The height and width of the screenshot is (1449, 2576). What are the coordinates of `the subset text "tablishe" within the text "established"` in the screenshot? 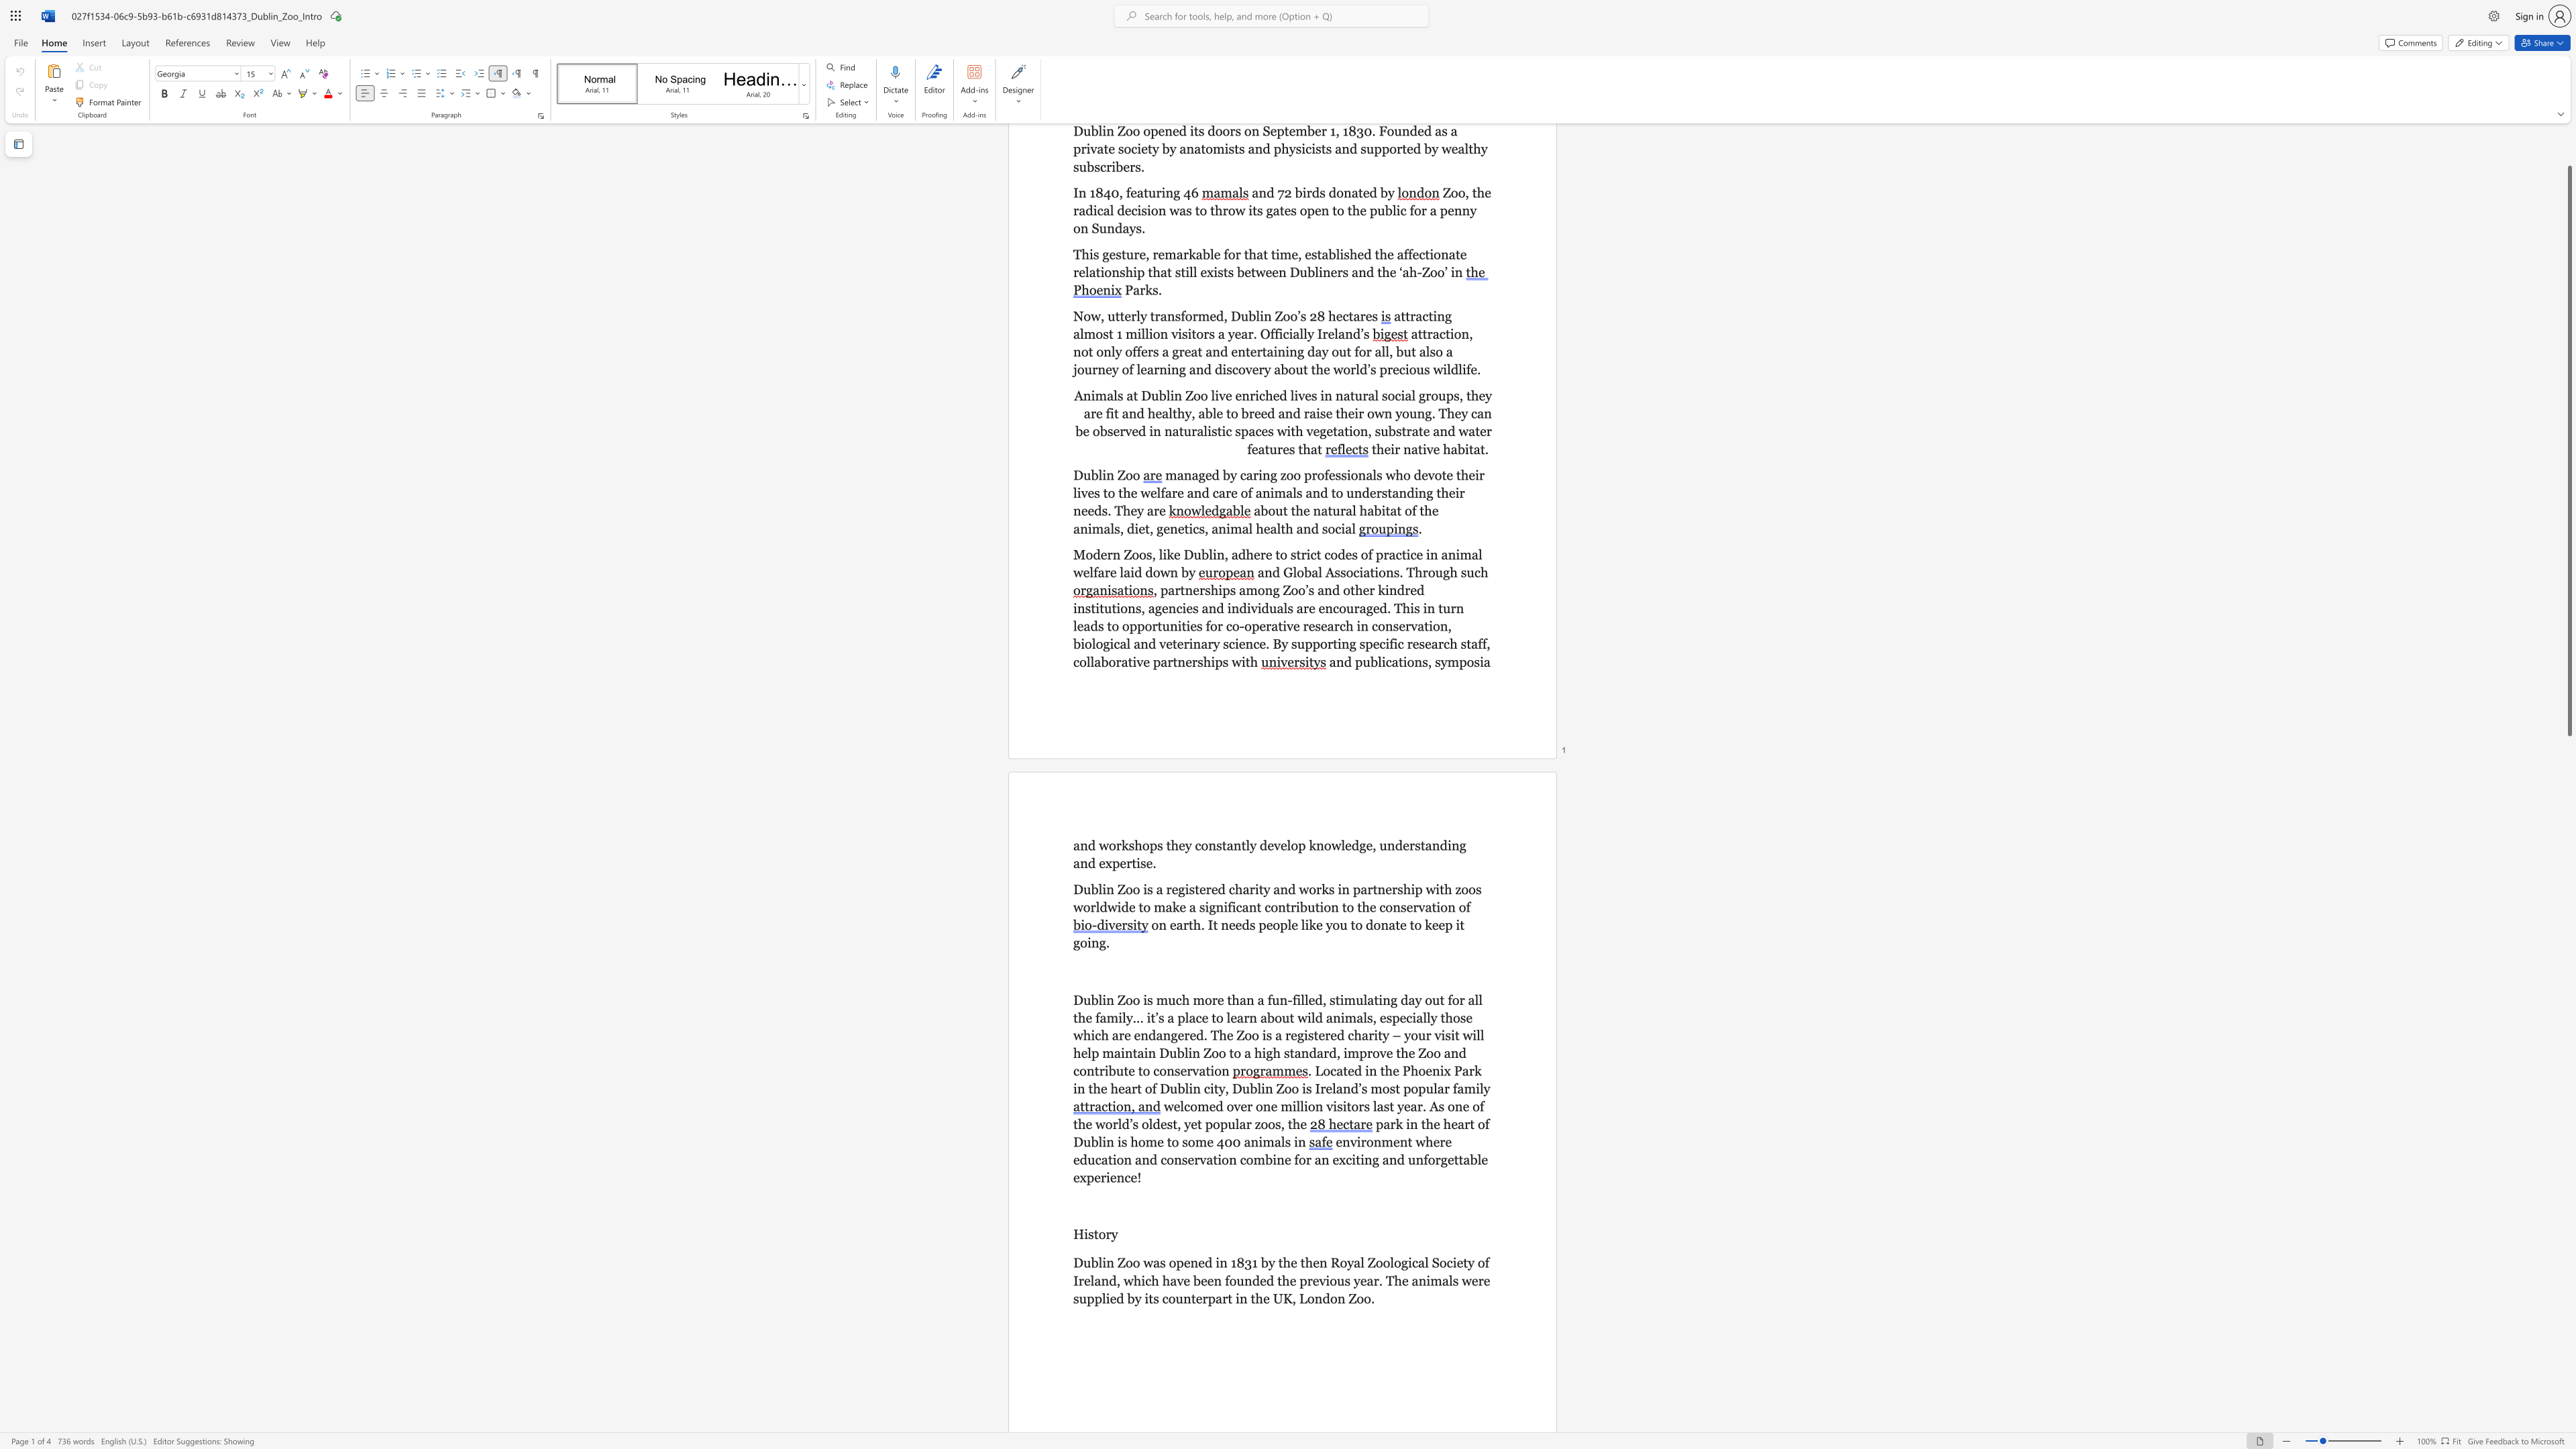 It's located at (1316, 254).